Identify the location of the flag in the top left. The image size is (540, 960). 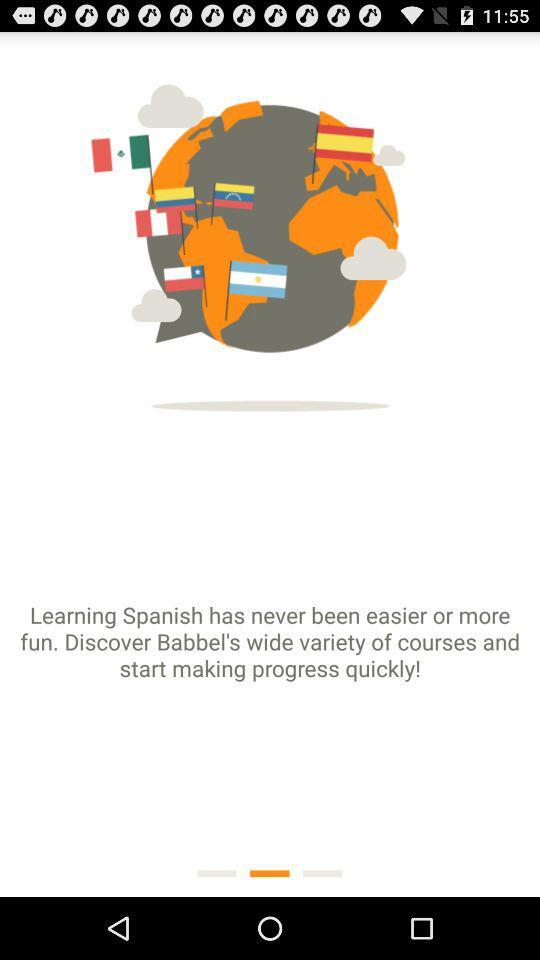
(152, 160).